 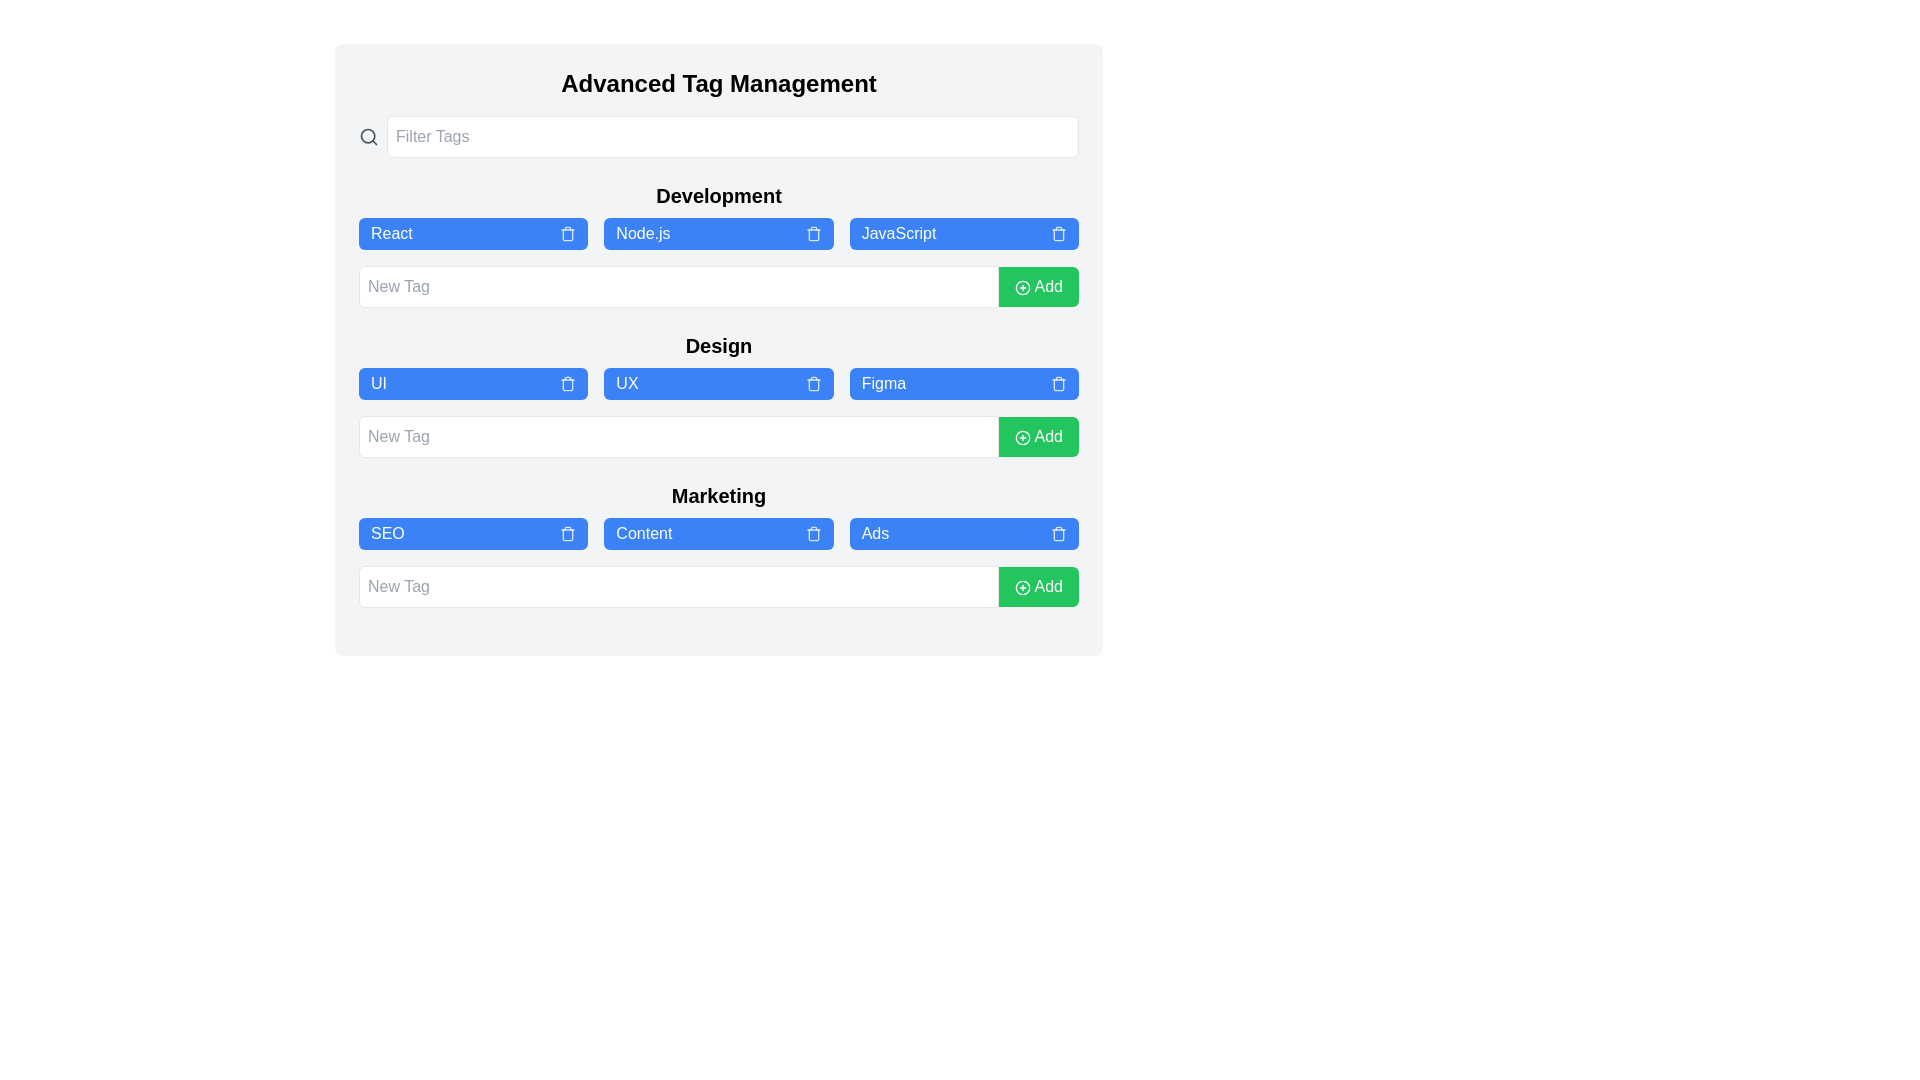 I want to click on the leftmost blue button labeled 'UX', so click(x=626, y=384).